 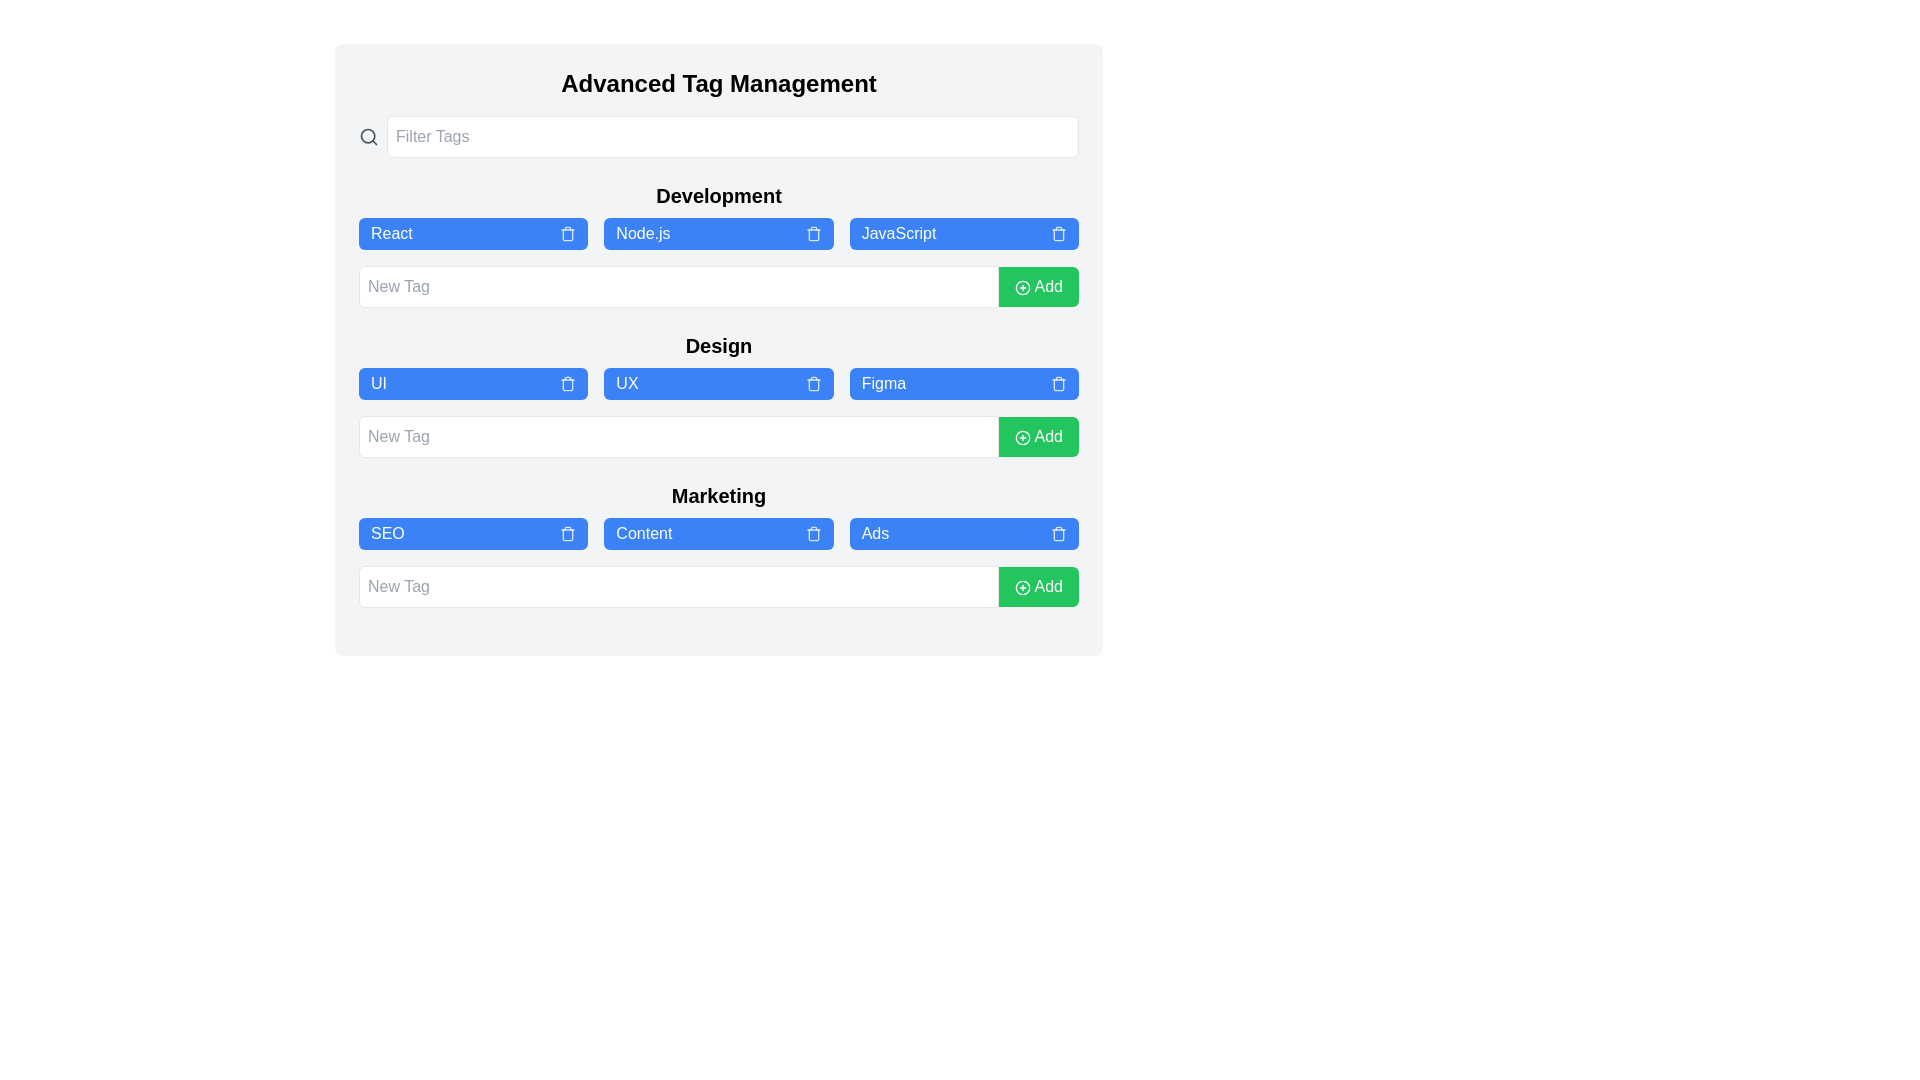 I want to click on the leftmost blue button labeled 'UX', so click(x=626, y=384).